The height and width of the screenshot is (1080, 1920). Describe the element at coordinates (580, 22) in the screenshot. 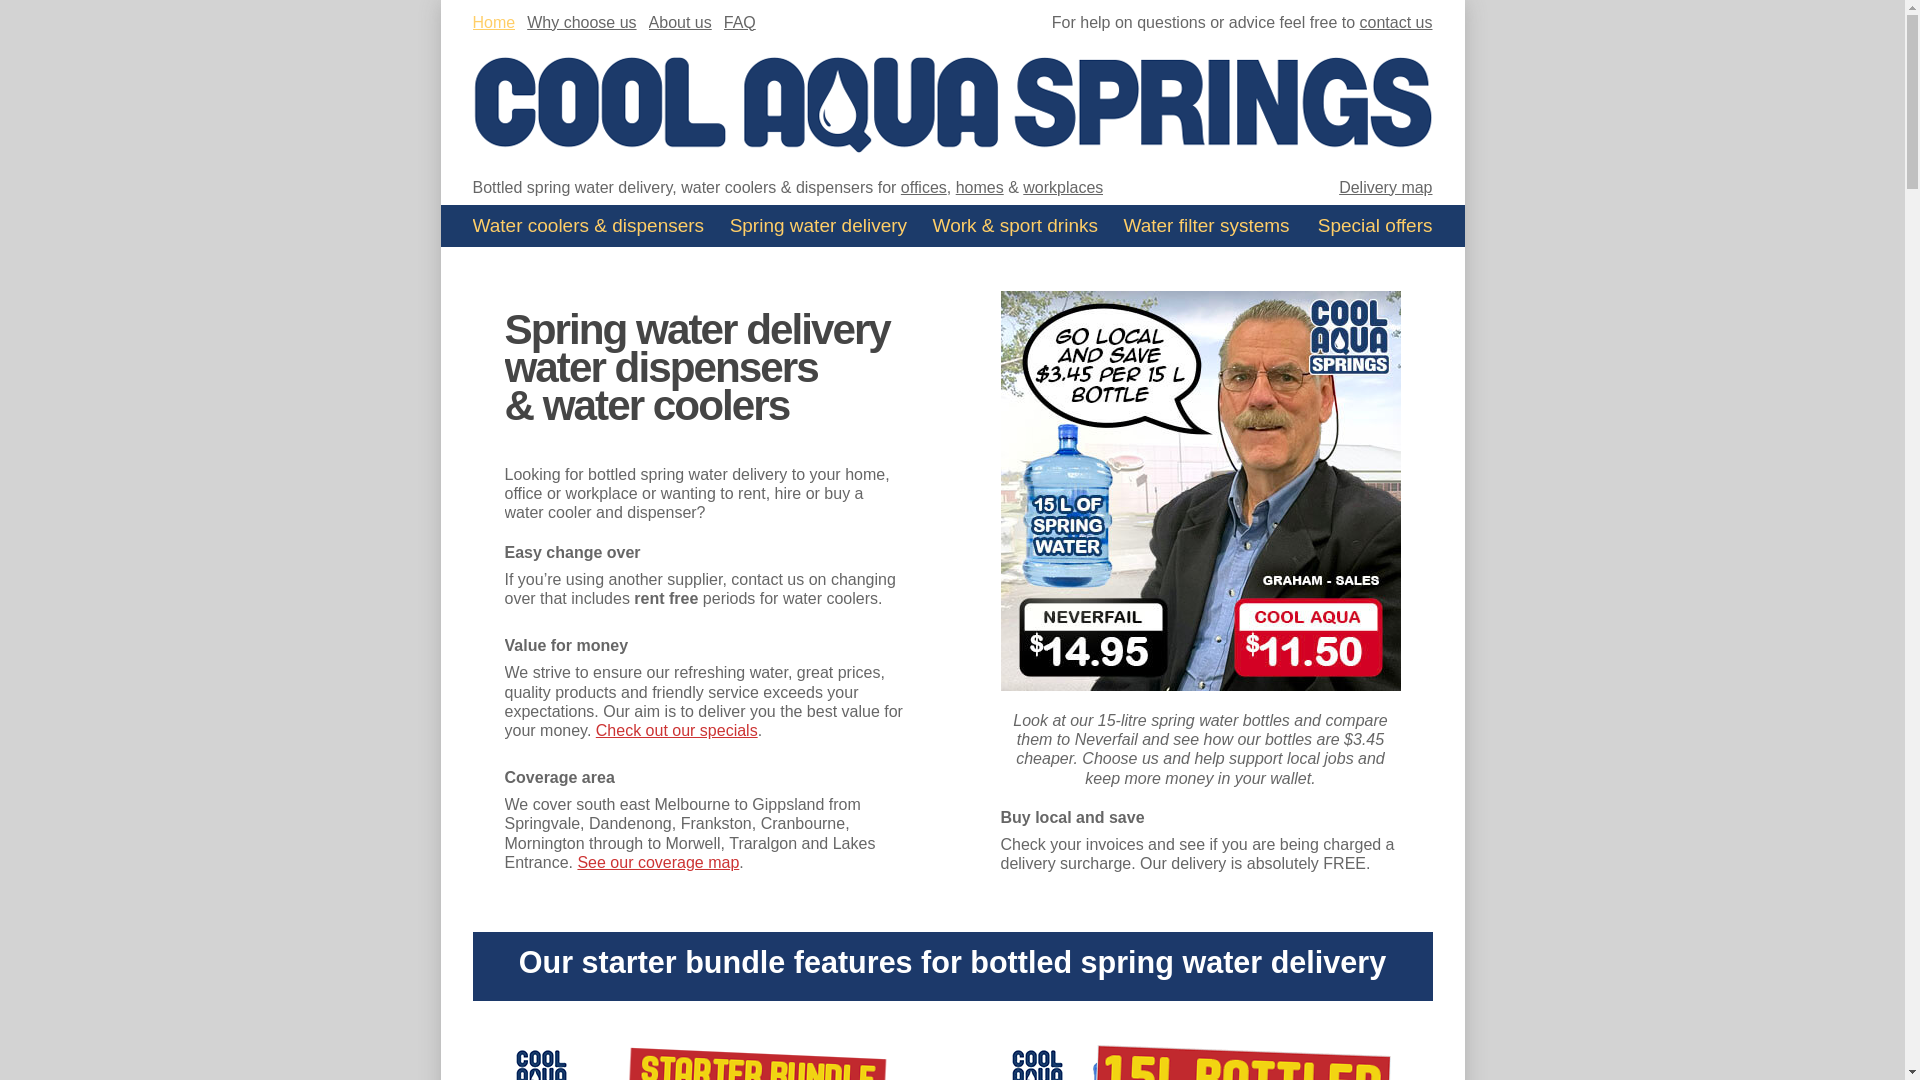

I see `'Why choose us'` at that location.